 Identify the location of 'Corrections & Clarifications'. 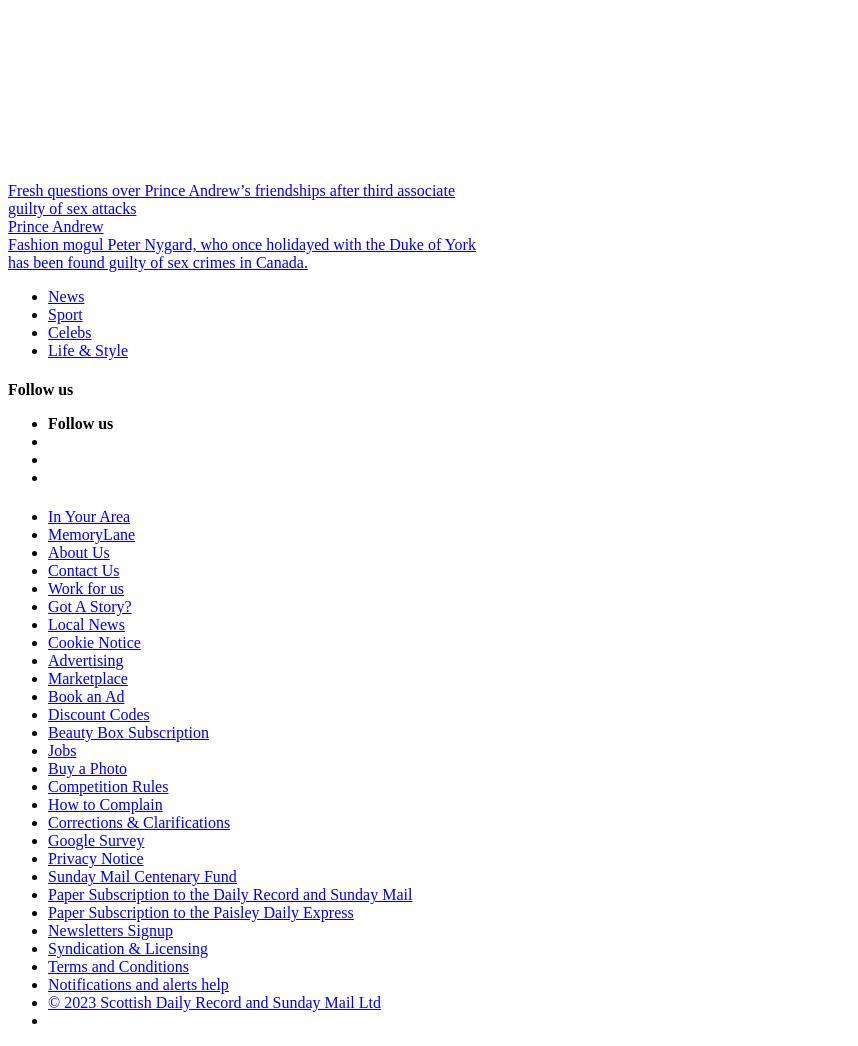
(137, 822).